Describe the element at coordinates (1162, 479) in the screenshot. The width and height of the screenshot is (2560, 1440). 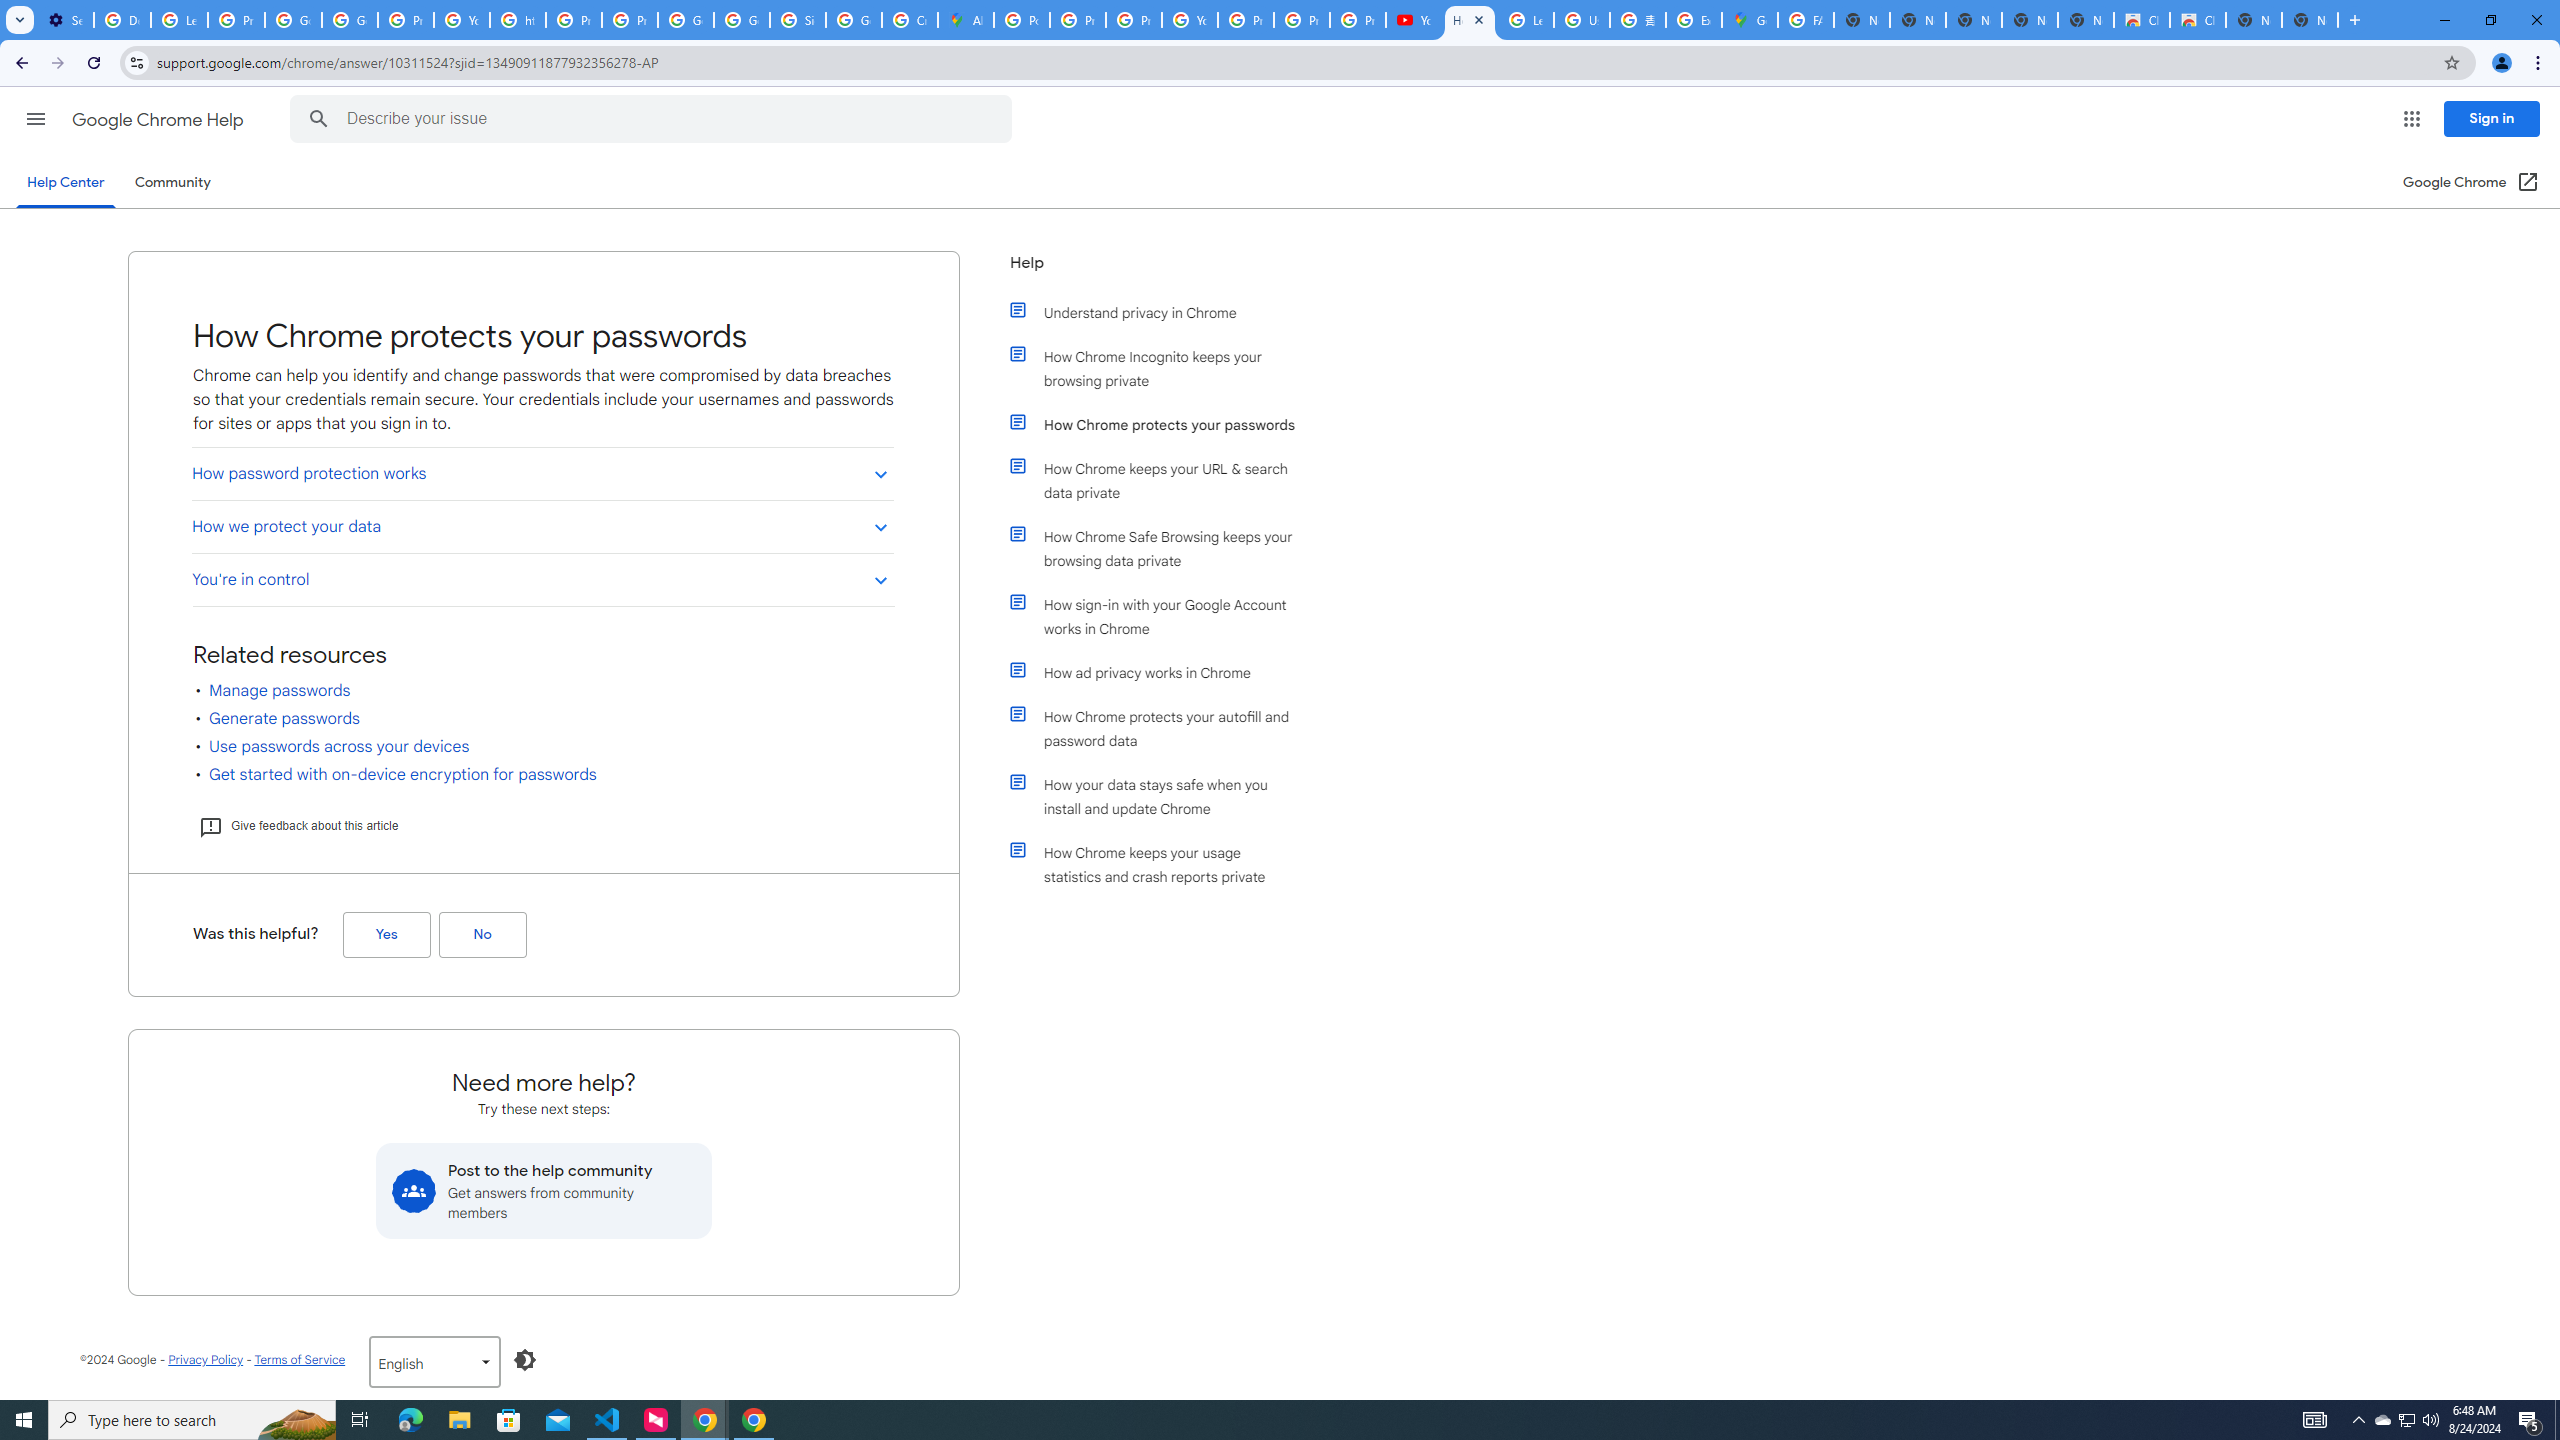
I see `'How Chrome keeps your URL & search data private'` at that location.